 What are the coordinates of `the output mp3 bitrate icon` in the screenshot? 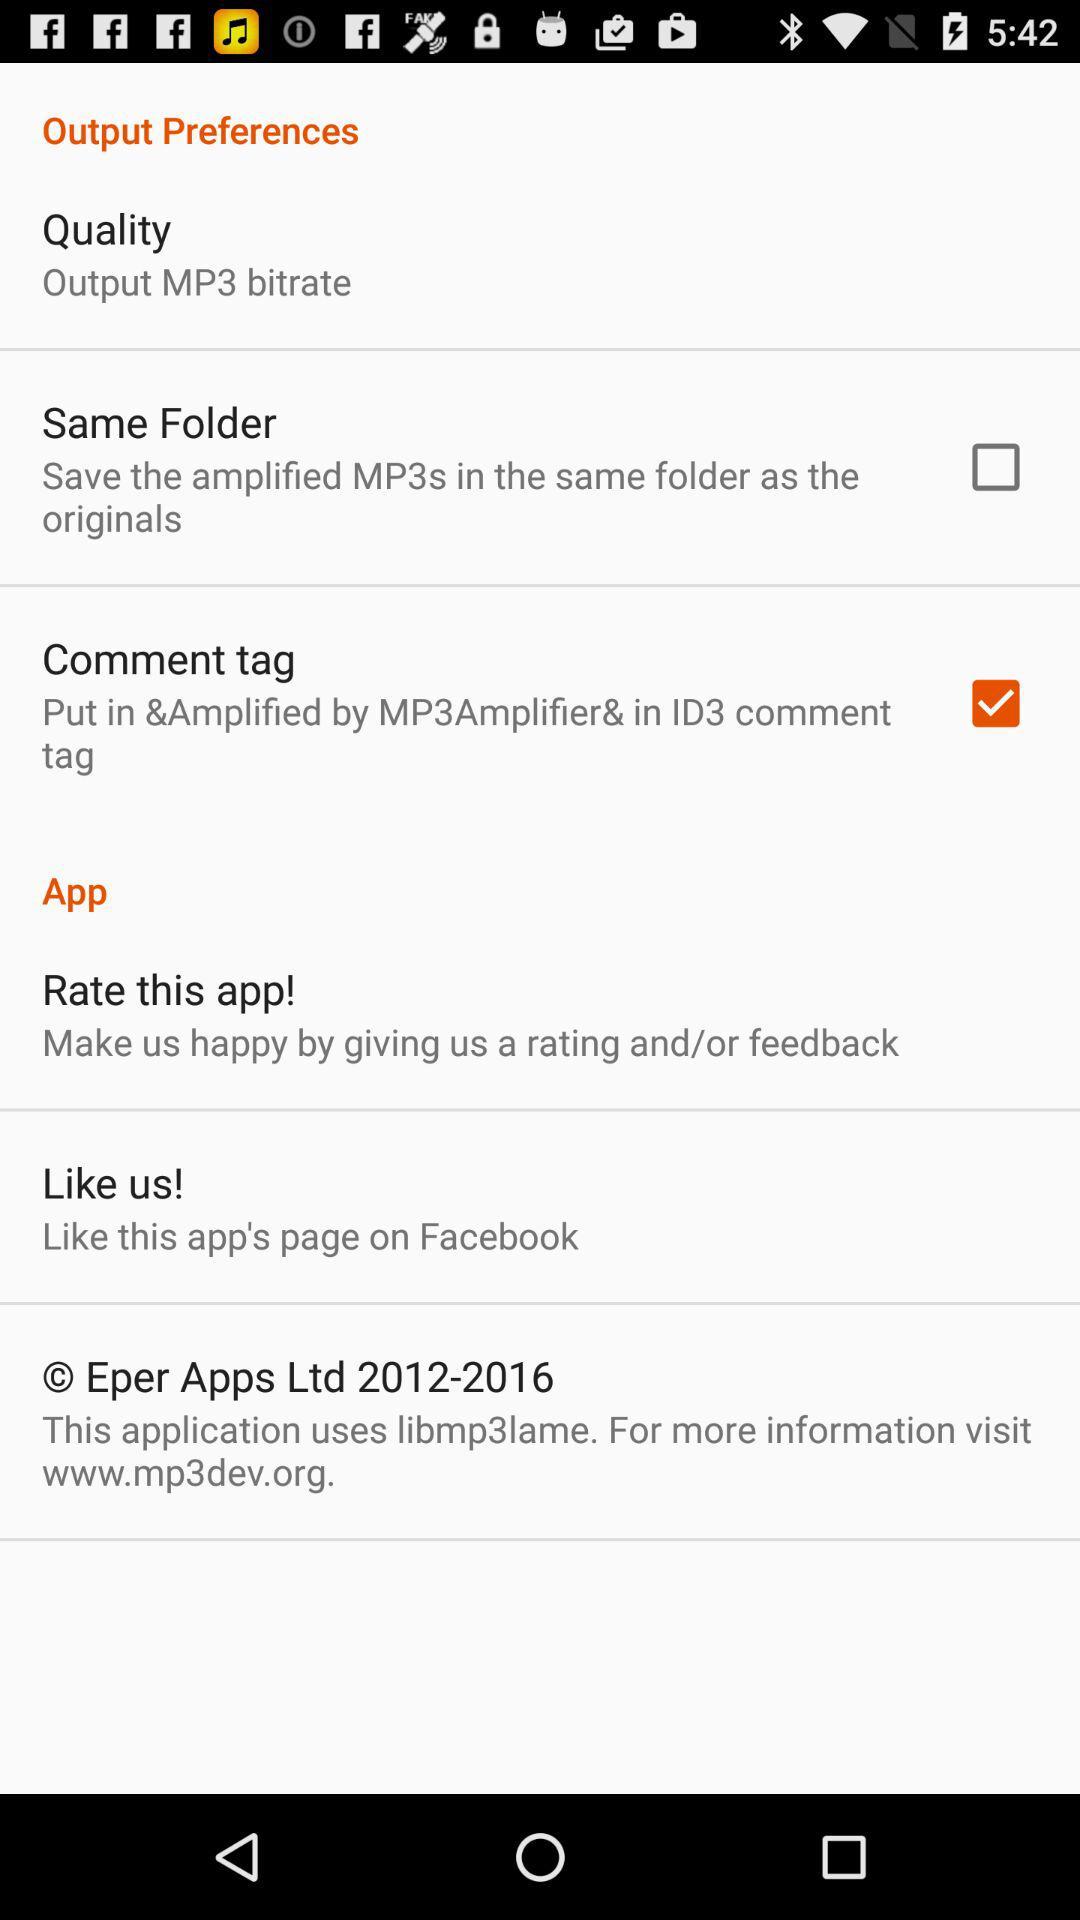 It's located at (196, 280).